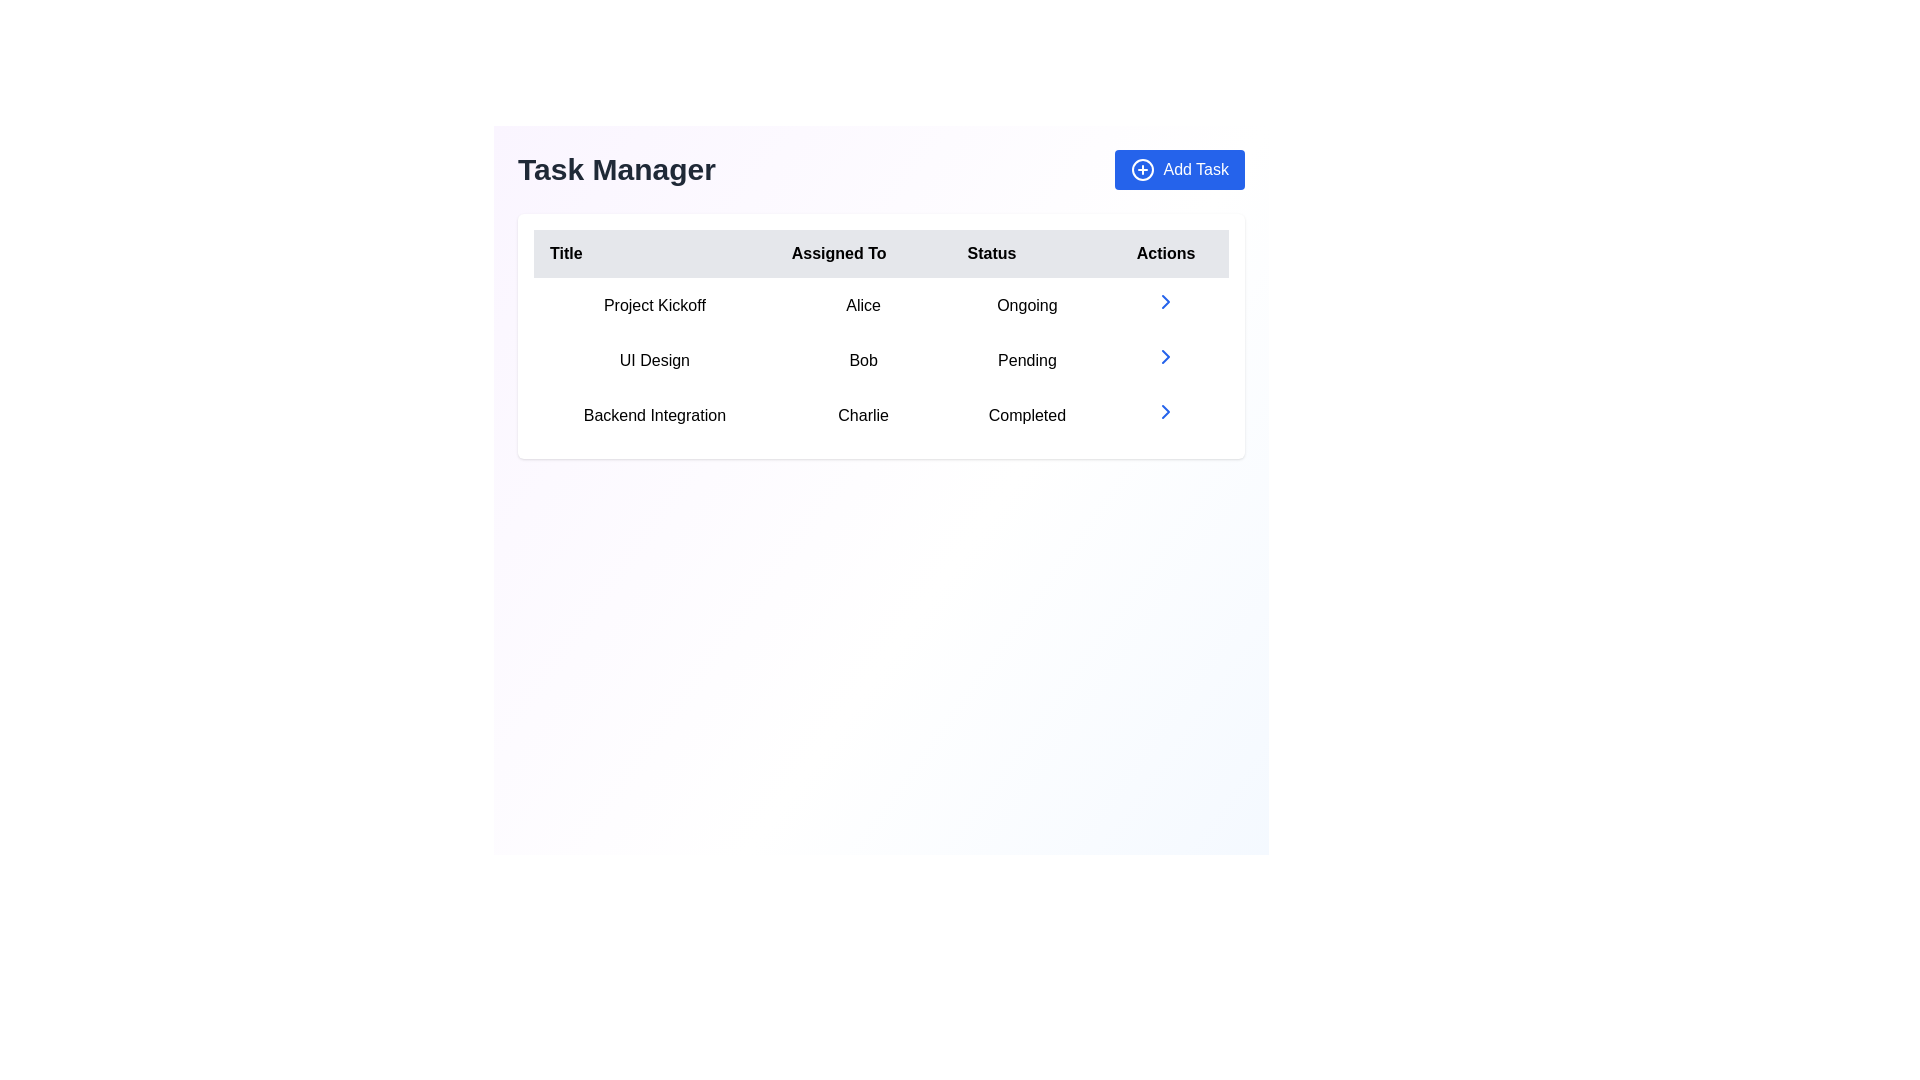  What do you see at coordinates (1027, 414) in the screenshot?
I see `the static status indicator located in the third row under the 'Status' column, which is adjacent to the 'Charlie' label in the 'Assigned To' column and near a rightward arrow icon in the 'Actions' column` at bounding box center [1027, 414].